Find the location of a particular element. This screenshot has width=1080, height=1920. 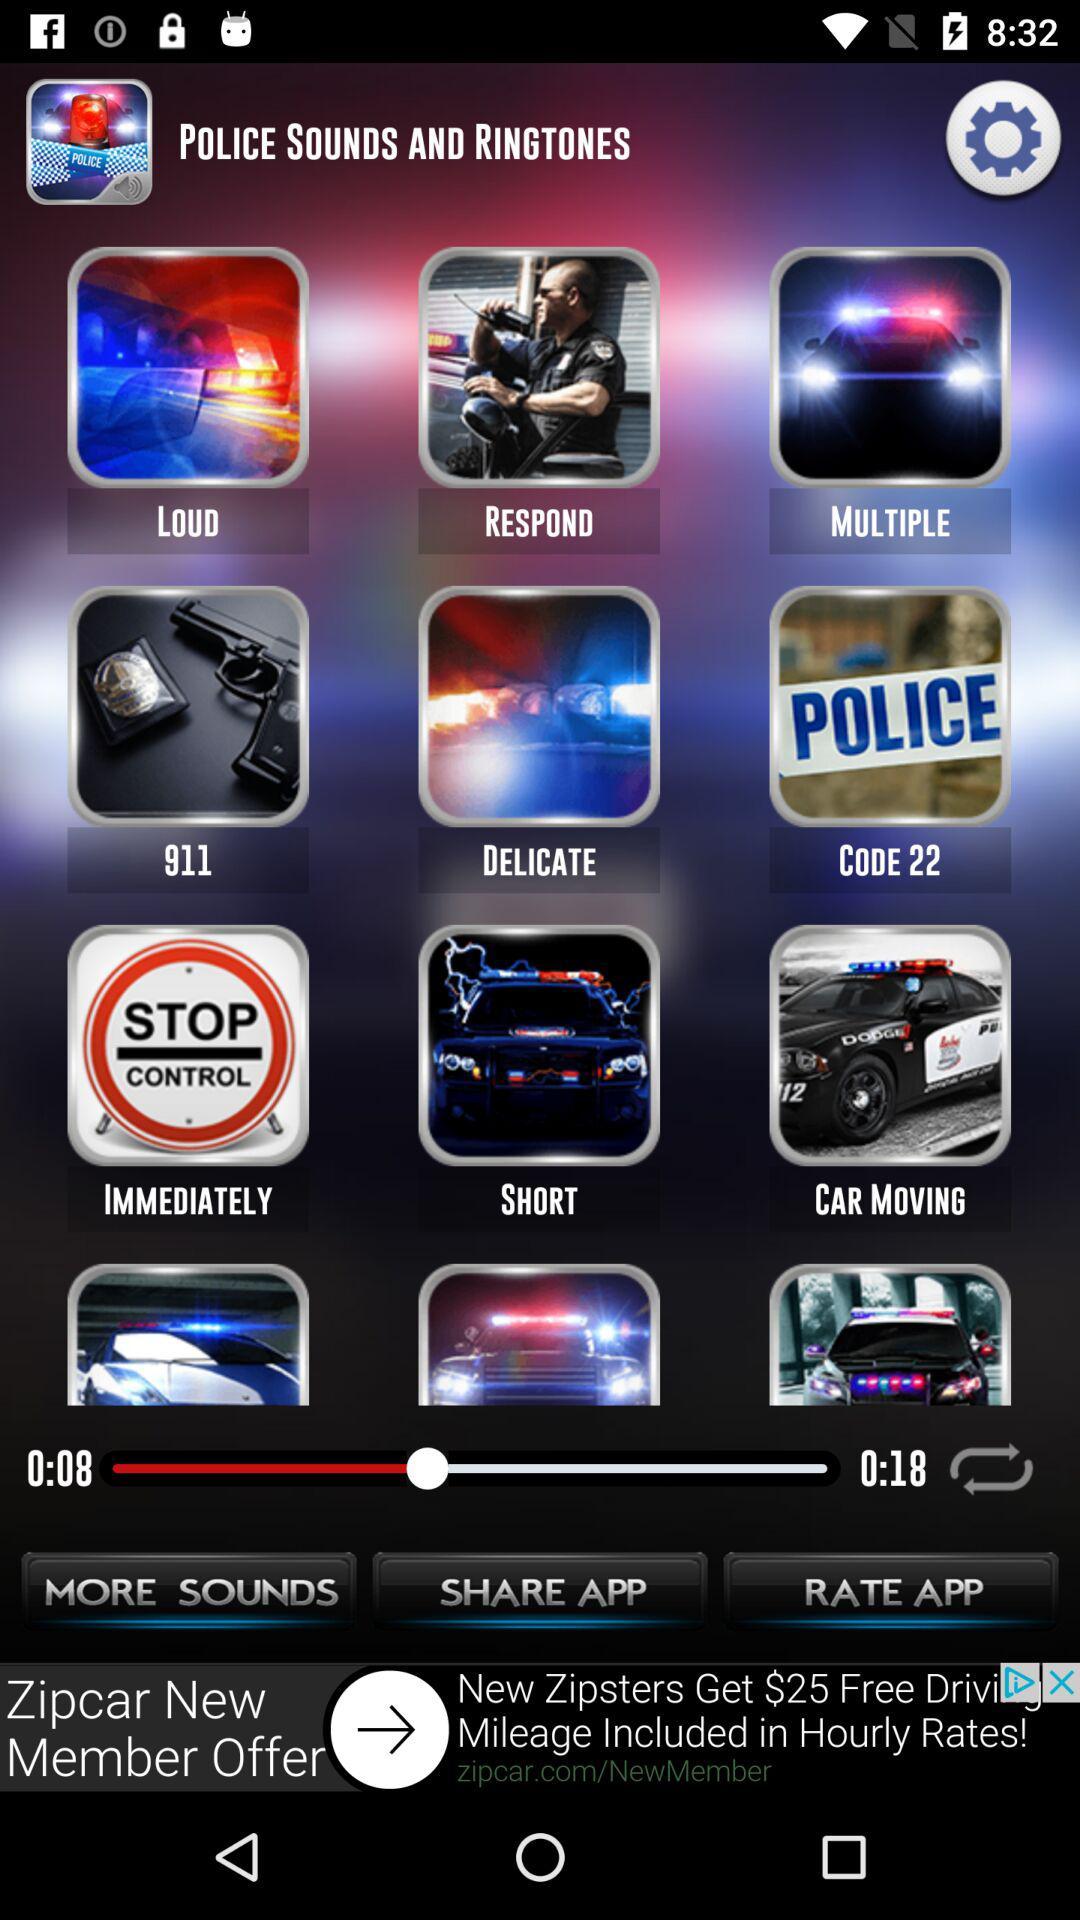

the image above code 22 is located at coordinates (889, 706).